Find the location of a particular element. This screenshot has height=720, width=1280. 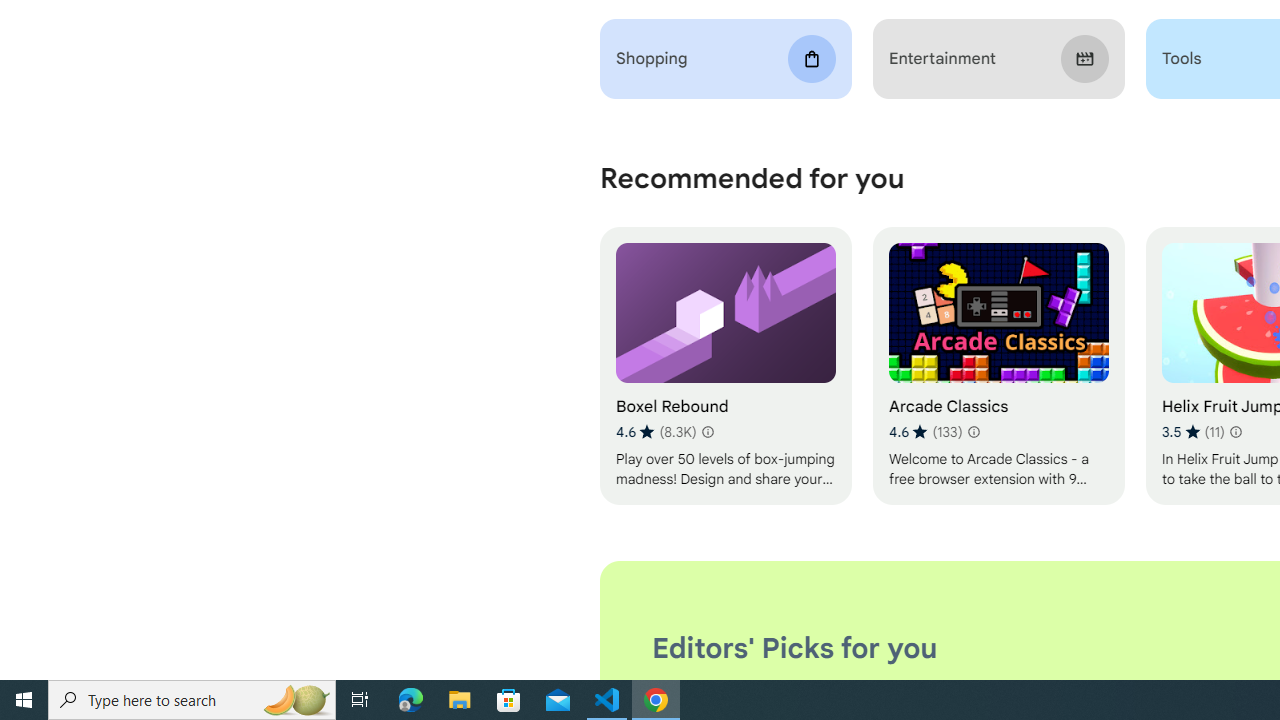

'Learn more about results and reviews "Boxel Rebound"' is located at coordinates (707, 431).